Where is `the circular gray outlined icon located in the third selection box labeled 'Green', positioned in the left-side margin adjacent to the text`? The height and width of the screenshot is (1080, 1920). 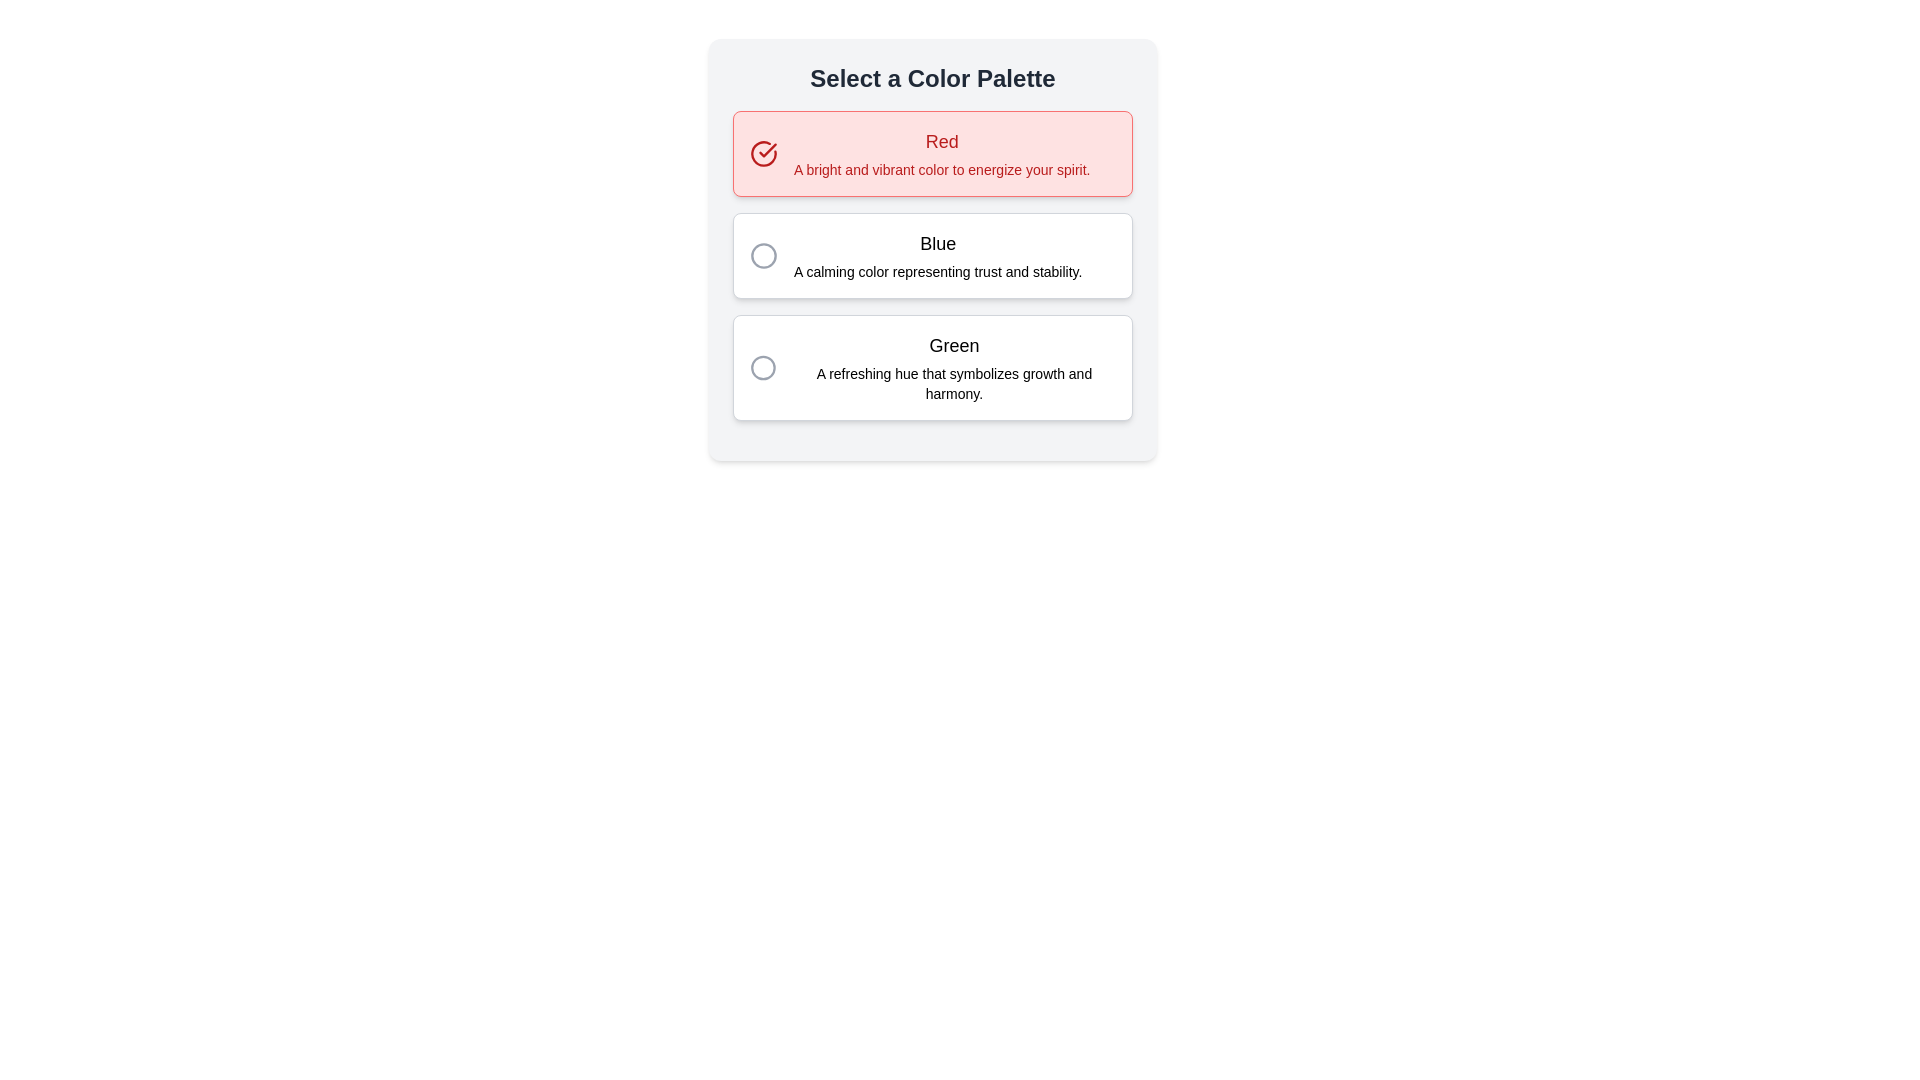 the circular gray outlined icon located in the third selection box labeled 'Green', positioned in the left-side margin adjacent to the text is located at coordinates (762, 367).